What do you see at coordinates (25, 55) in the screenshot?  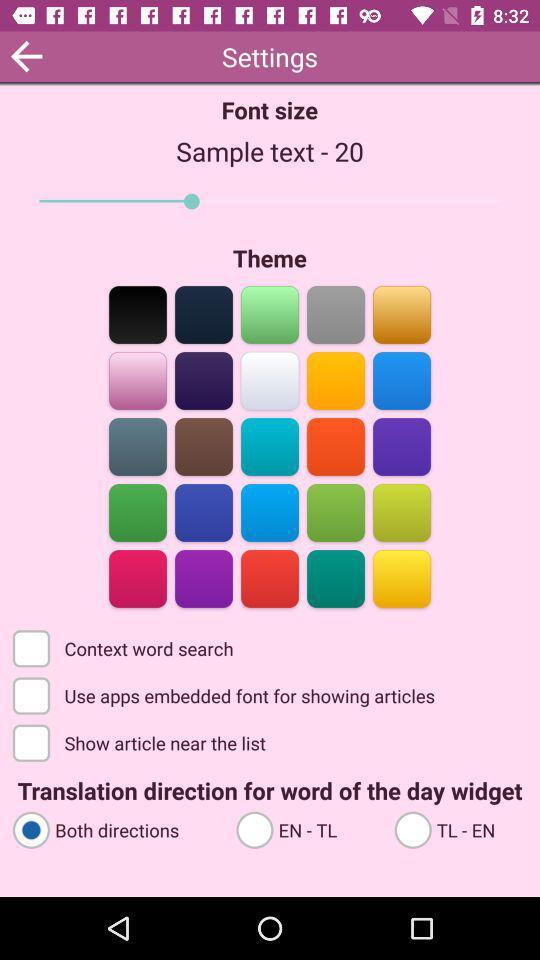 I see `the app next to the font size app` at bounding box center [25, 55].